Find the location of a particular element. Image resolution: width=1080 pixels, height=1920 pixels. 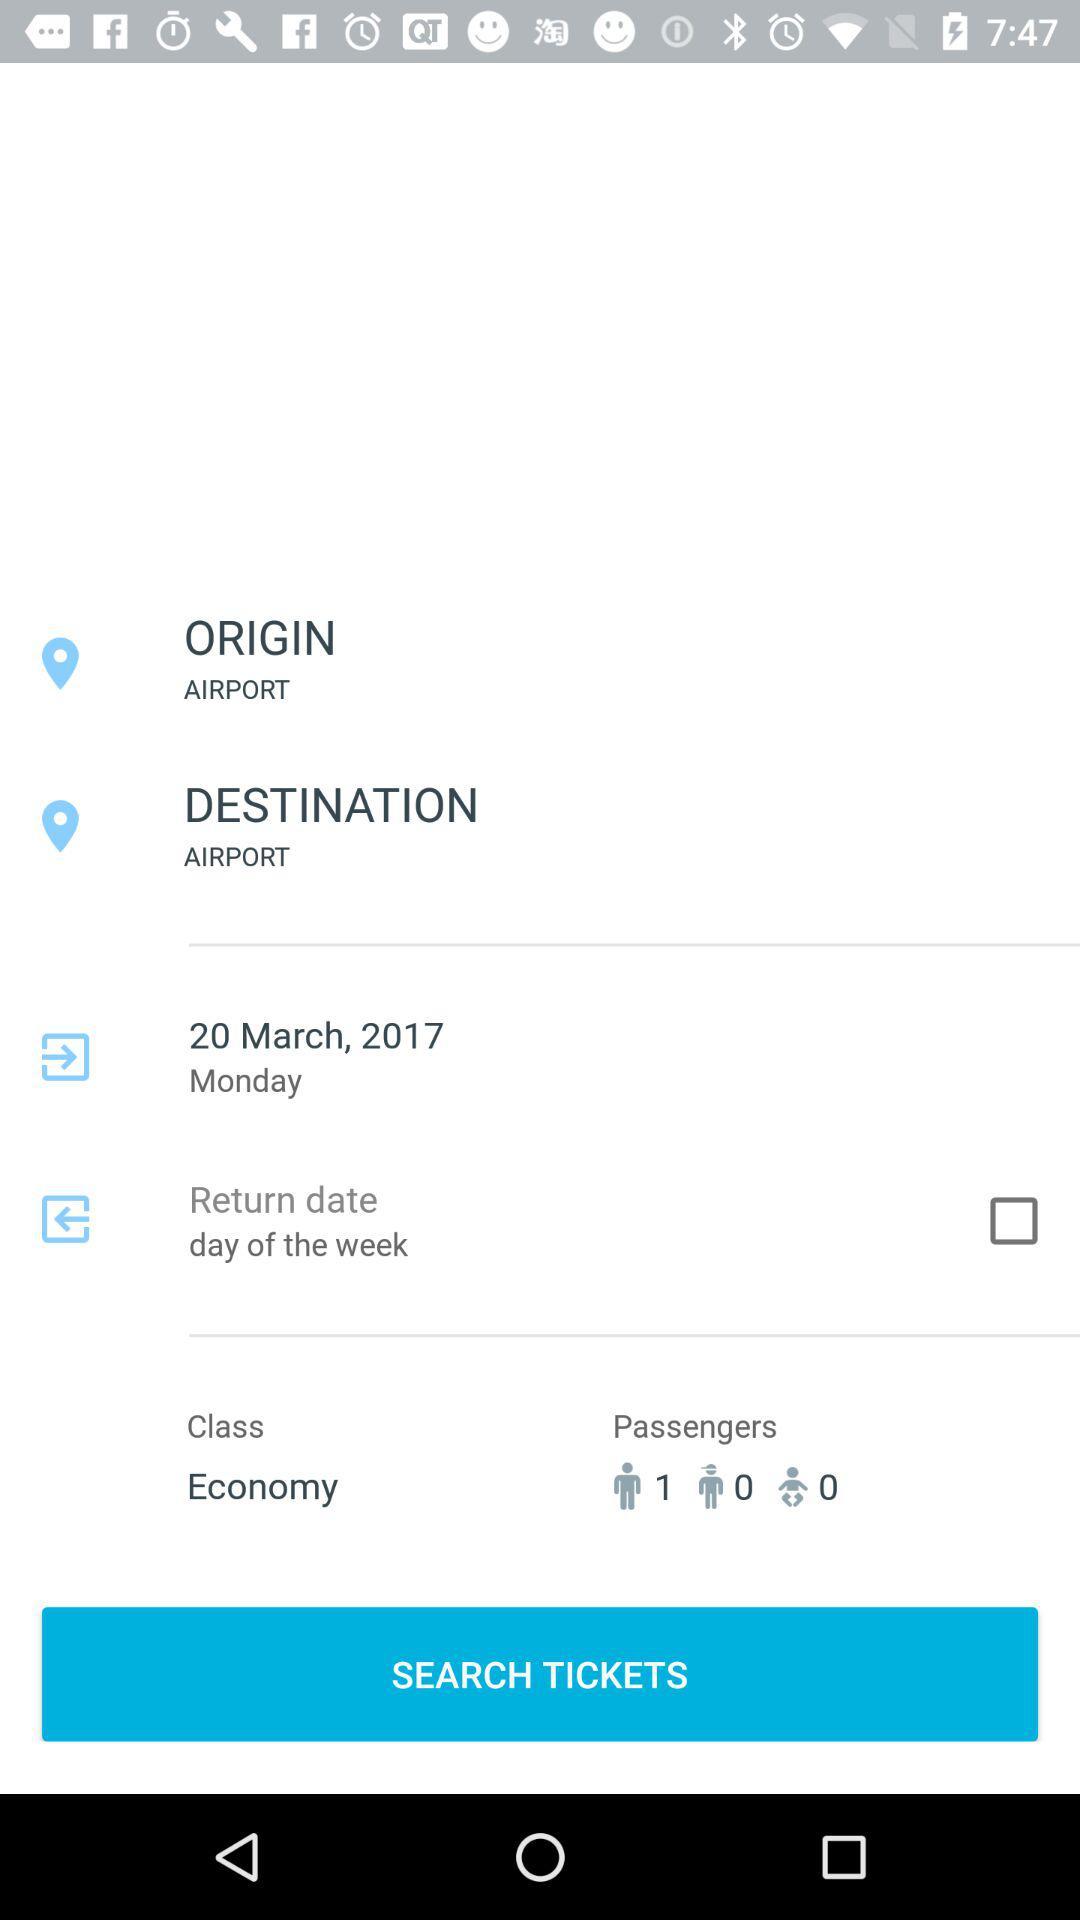

search tickets item is located at coordinates (540, 1674).